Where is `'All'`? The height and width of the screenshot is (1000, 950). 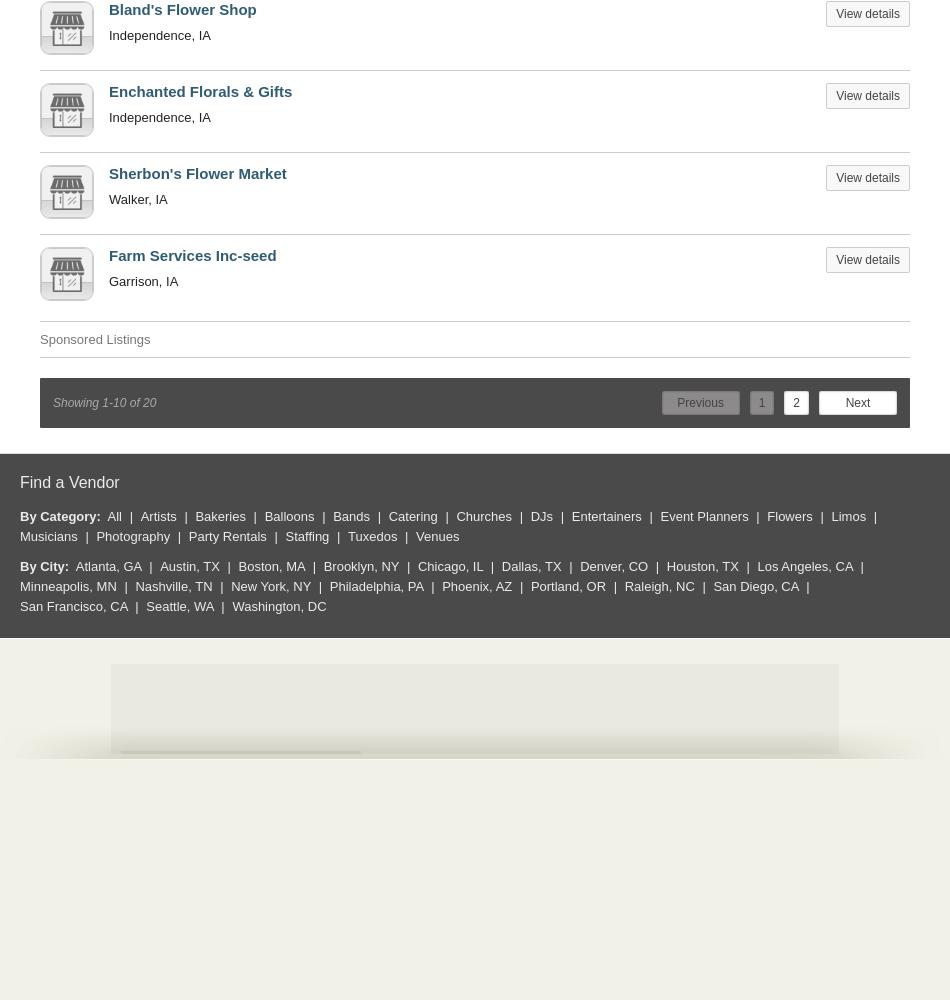
'All' is located at coordinates (114, 515).